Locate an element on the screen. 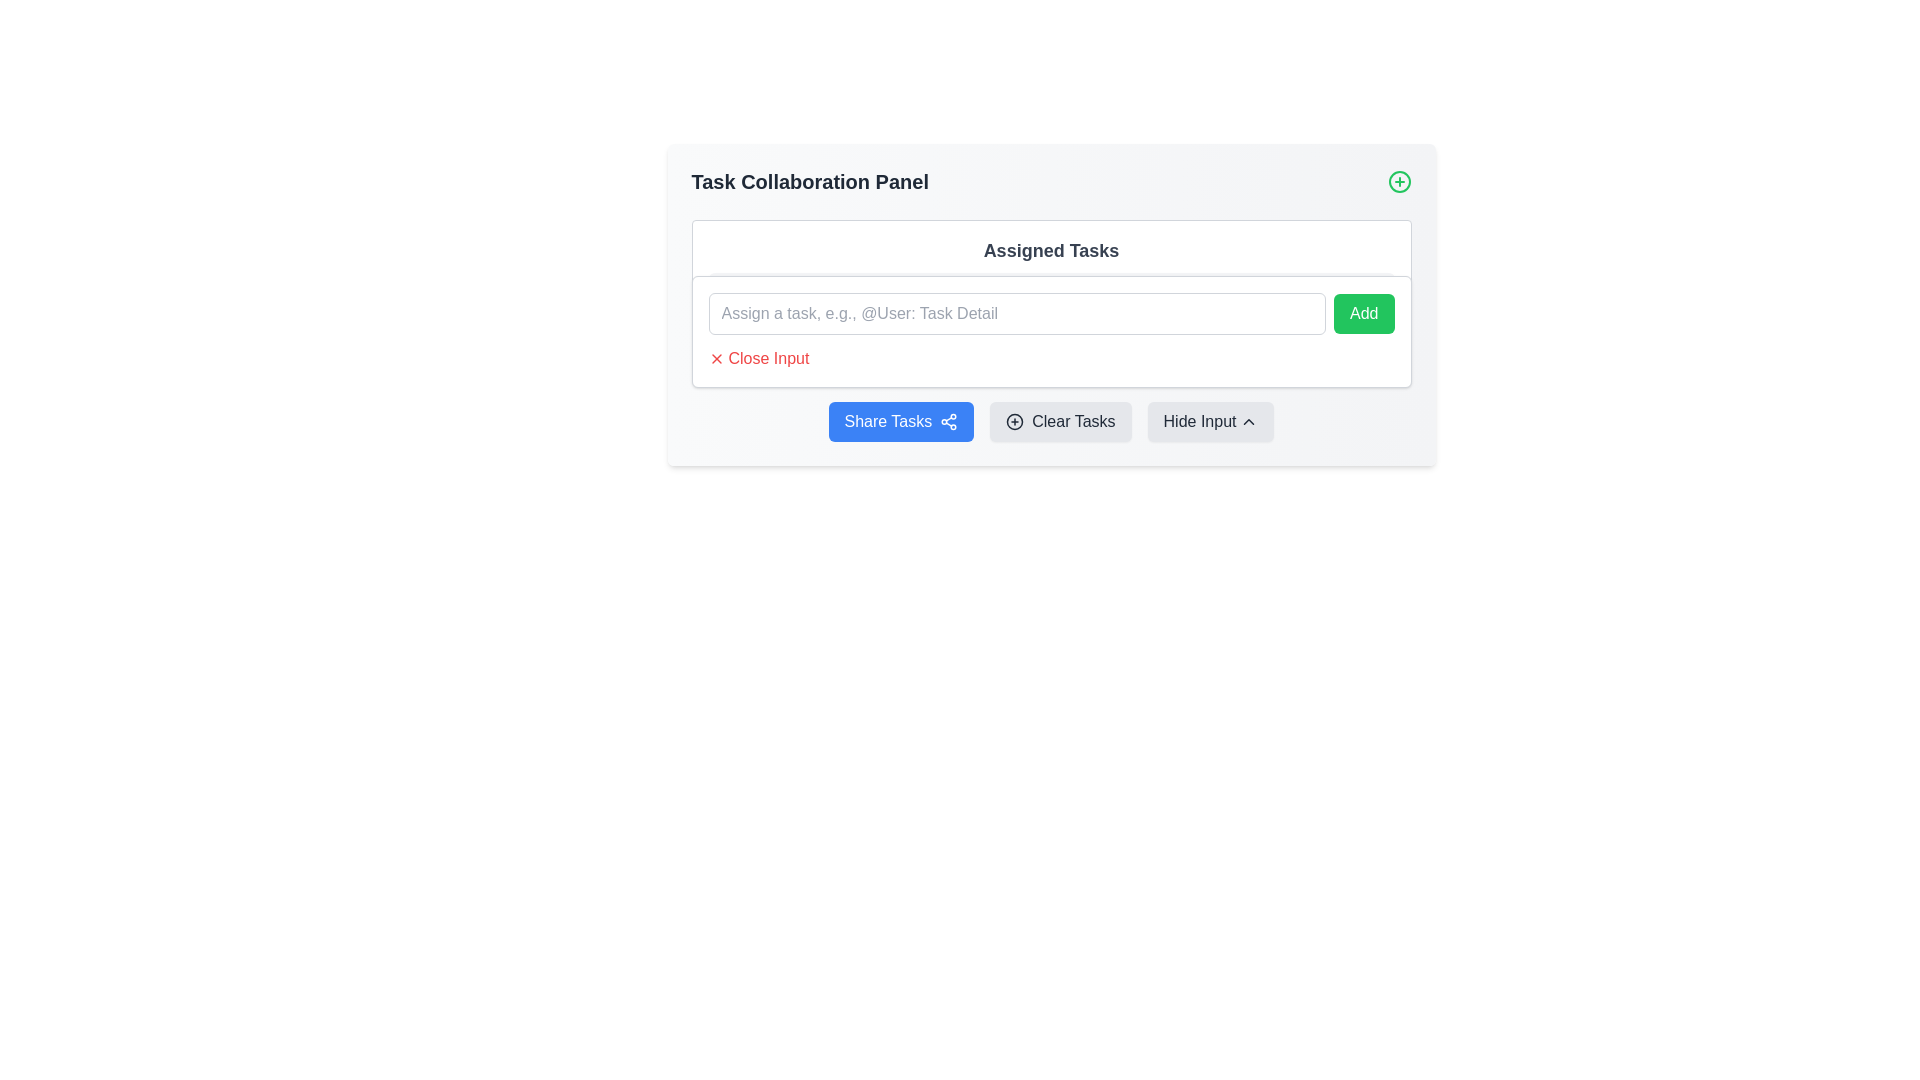 The height and width of the screenshot is (1080, 1920). small square icon representing a user profile avatar located within the 'Assign Tasks' input bar, to the left of the placeholder text 'Assign a task, e.g., @User: Task Detail' is located at coordinates (729, 293).